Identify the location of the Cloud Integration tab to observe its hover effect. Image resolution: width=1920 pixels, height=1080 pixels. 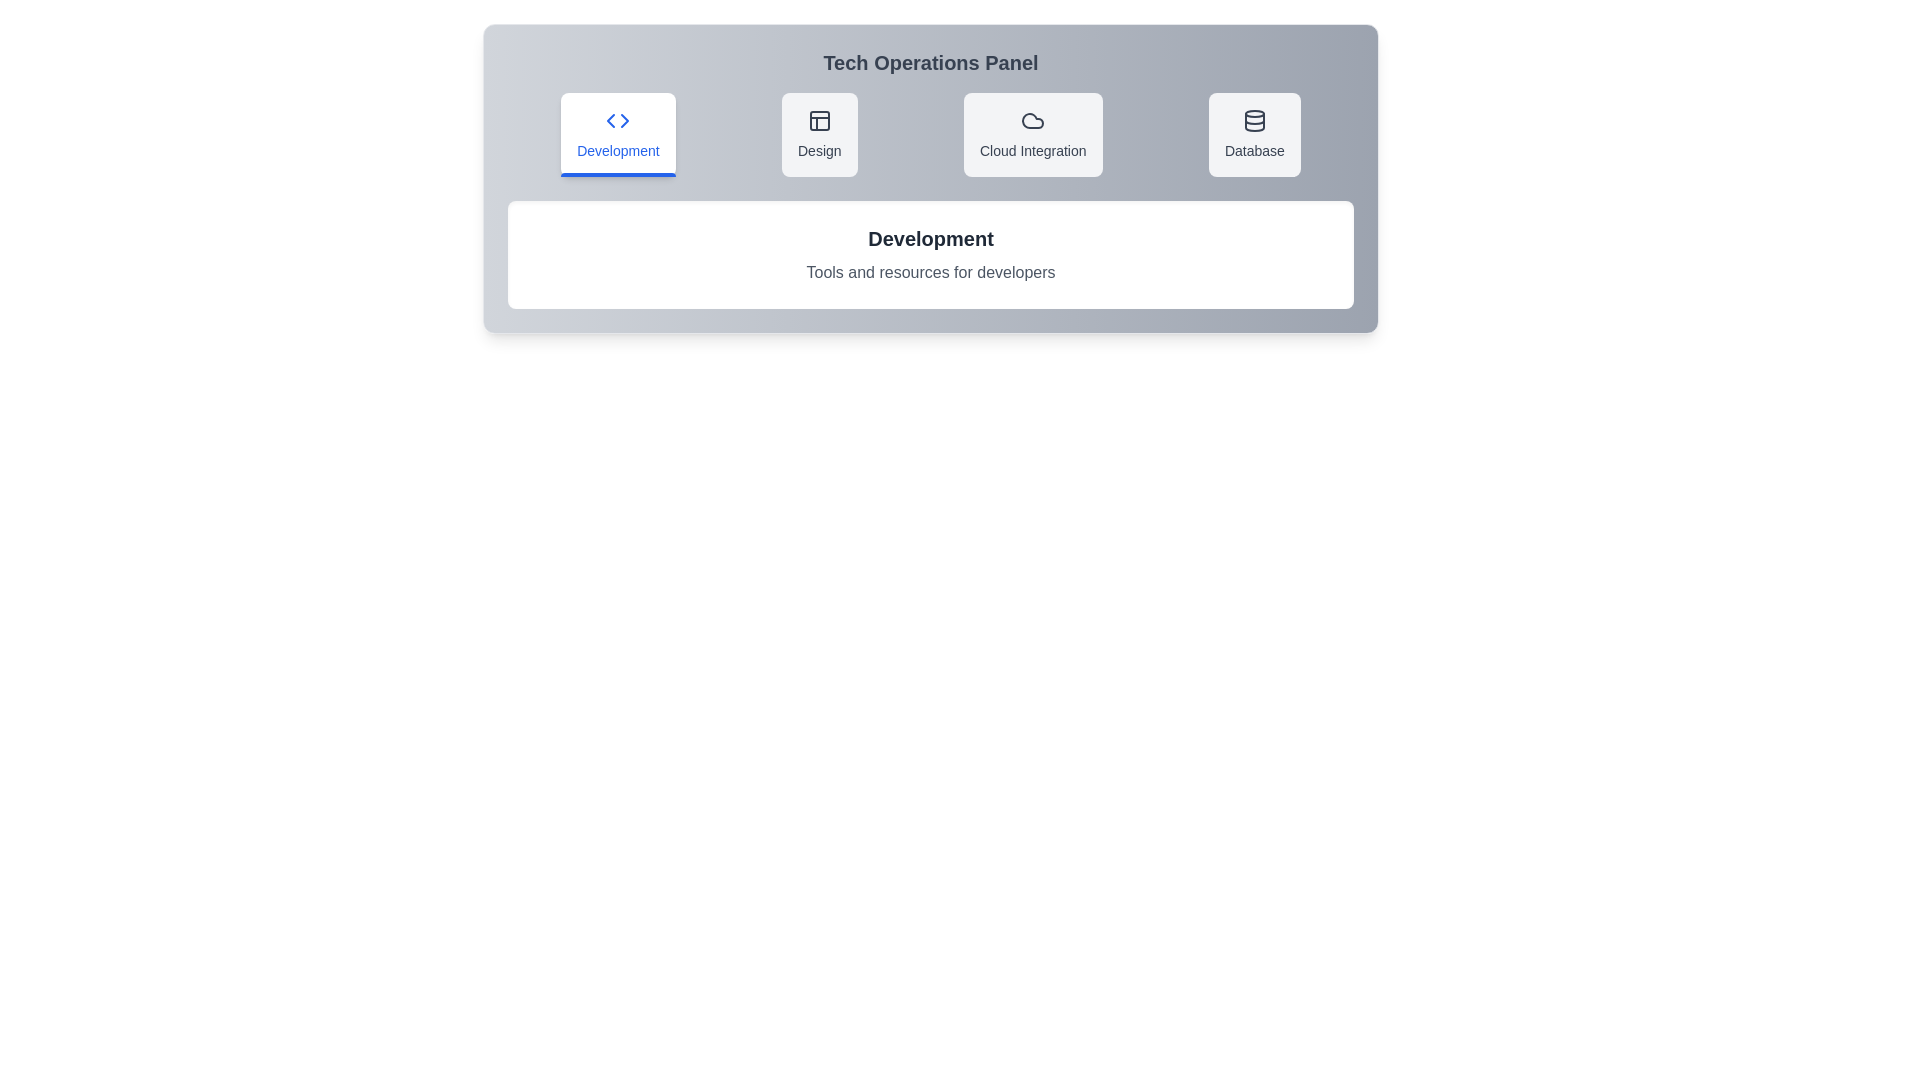
(1033, 135).